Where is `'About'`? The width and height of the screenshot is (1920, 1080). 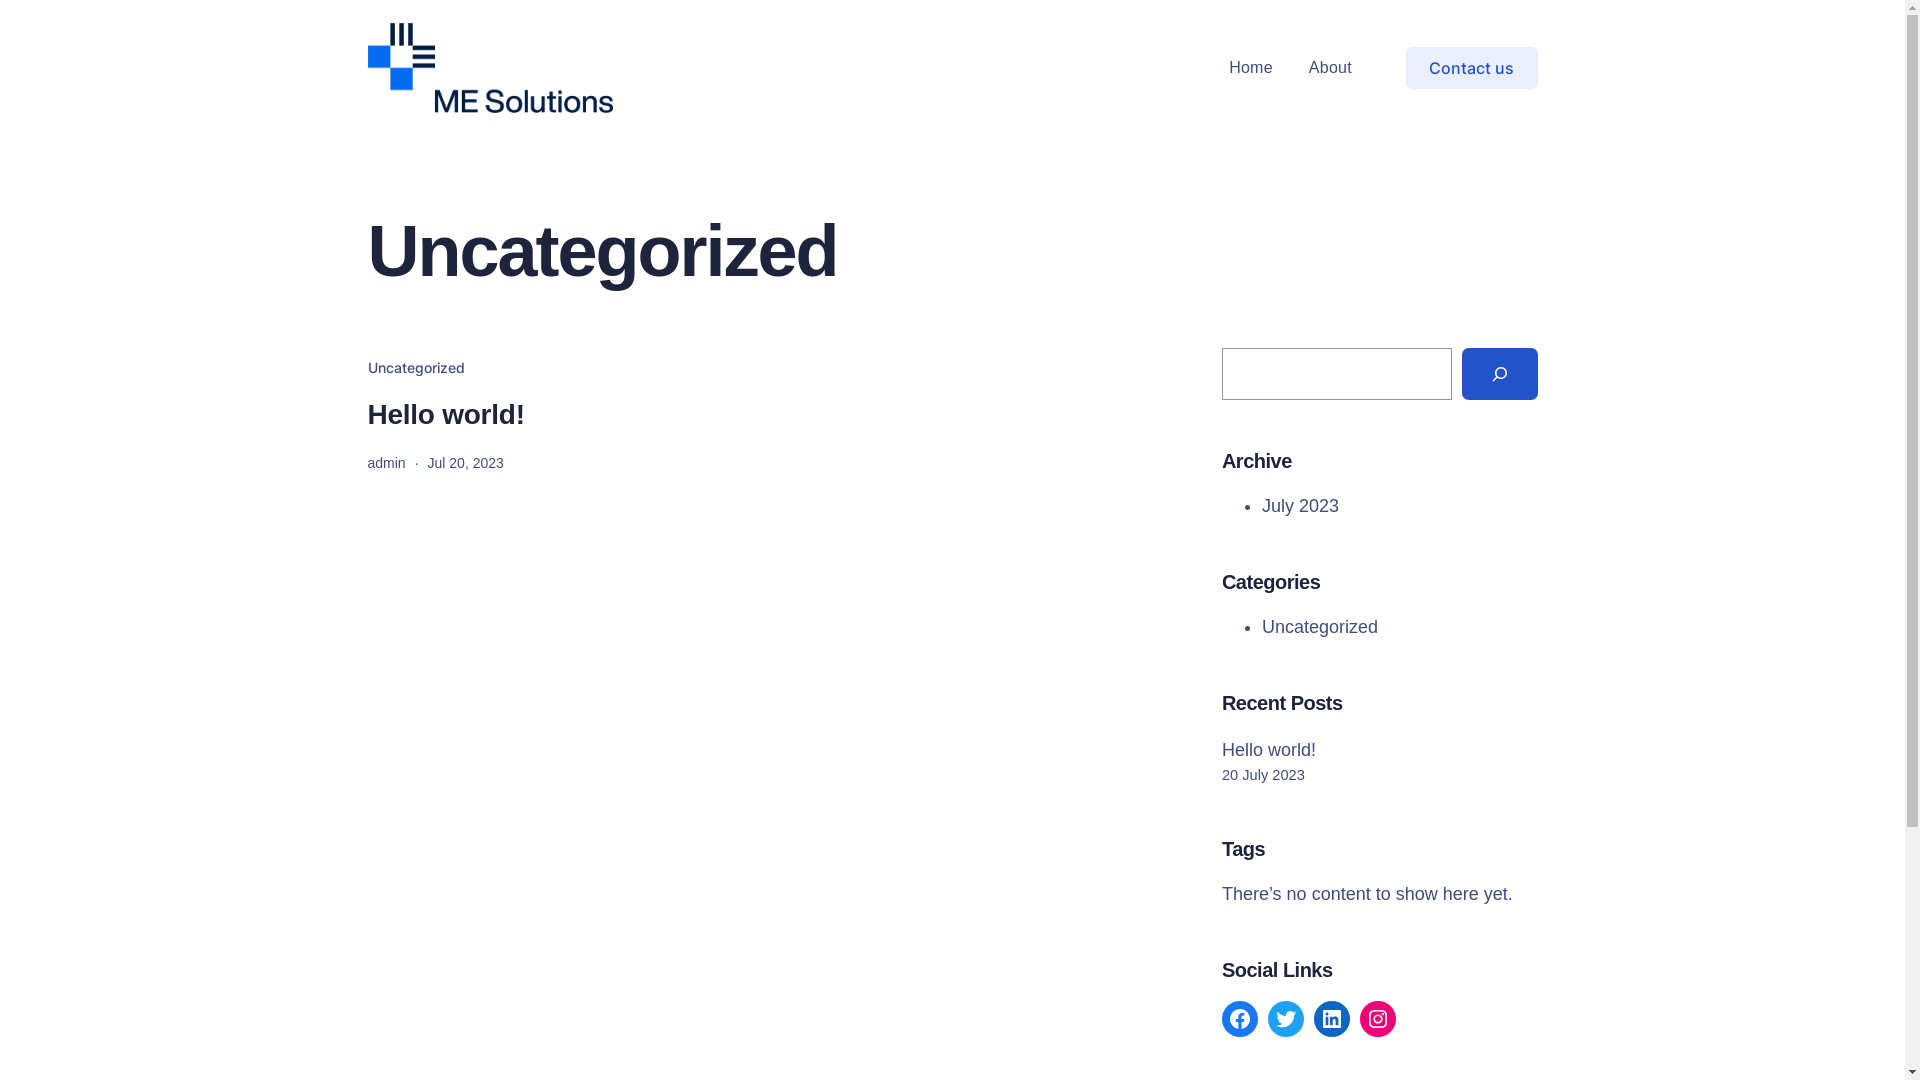
'About' is located at coordinates (1330, 67).